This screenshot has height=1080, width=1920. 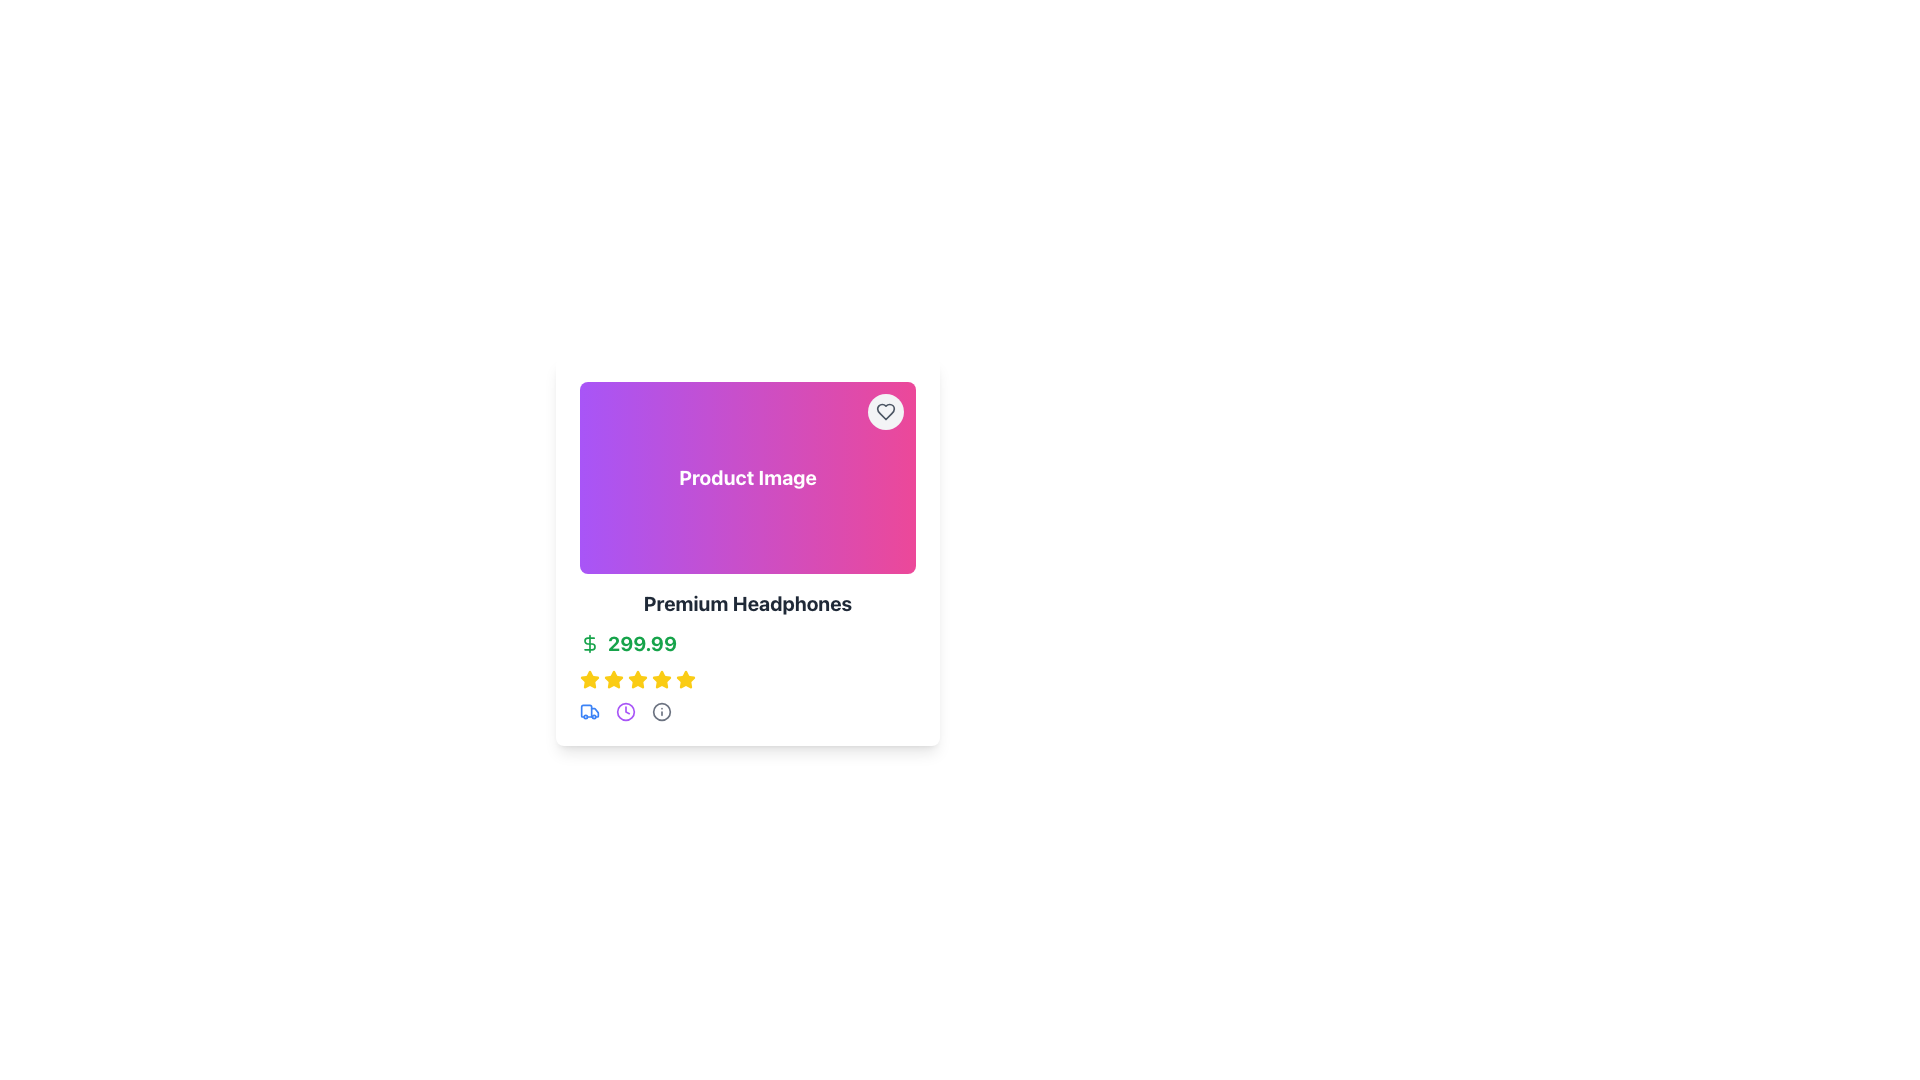 What do you see at coordinates (662, 678) in the screenshot?
I see `seventh star icon, styled with a yellow fill and border outline, which represents a rating component in the product card` at bounding box center [662, 678].